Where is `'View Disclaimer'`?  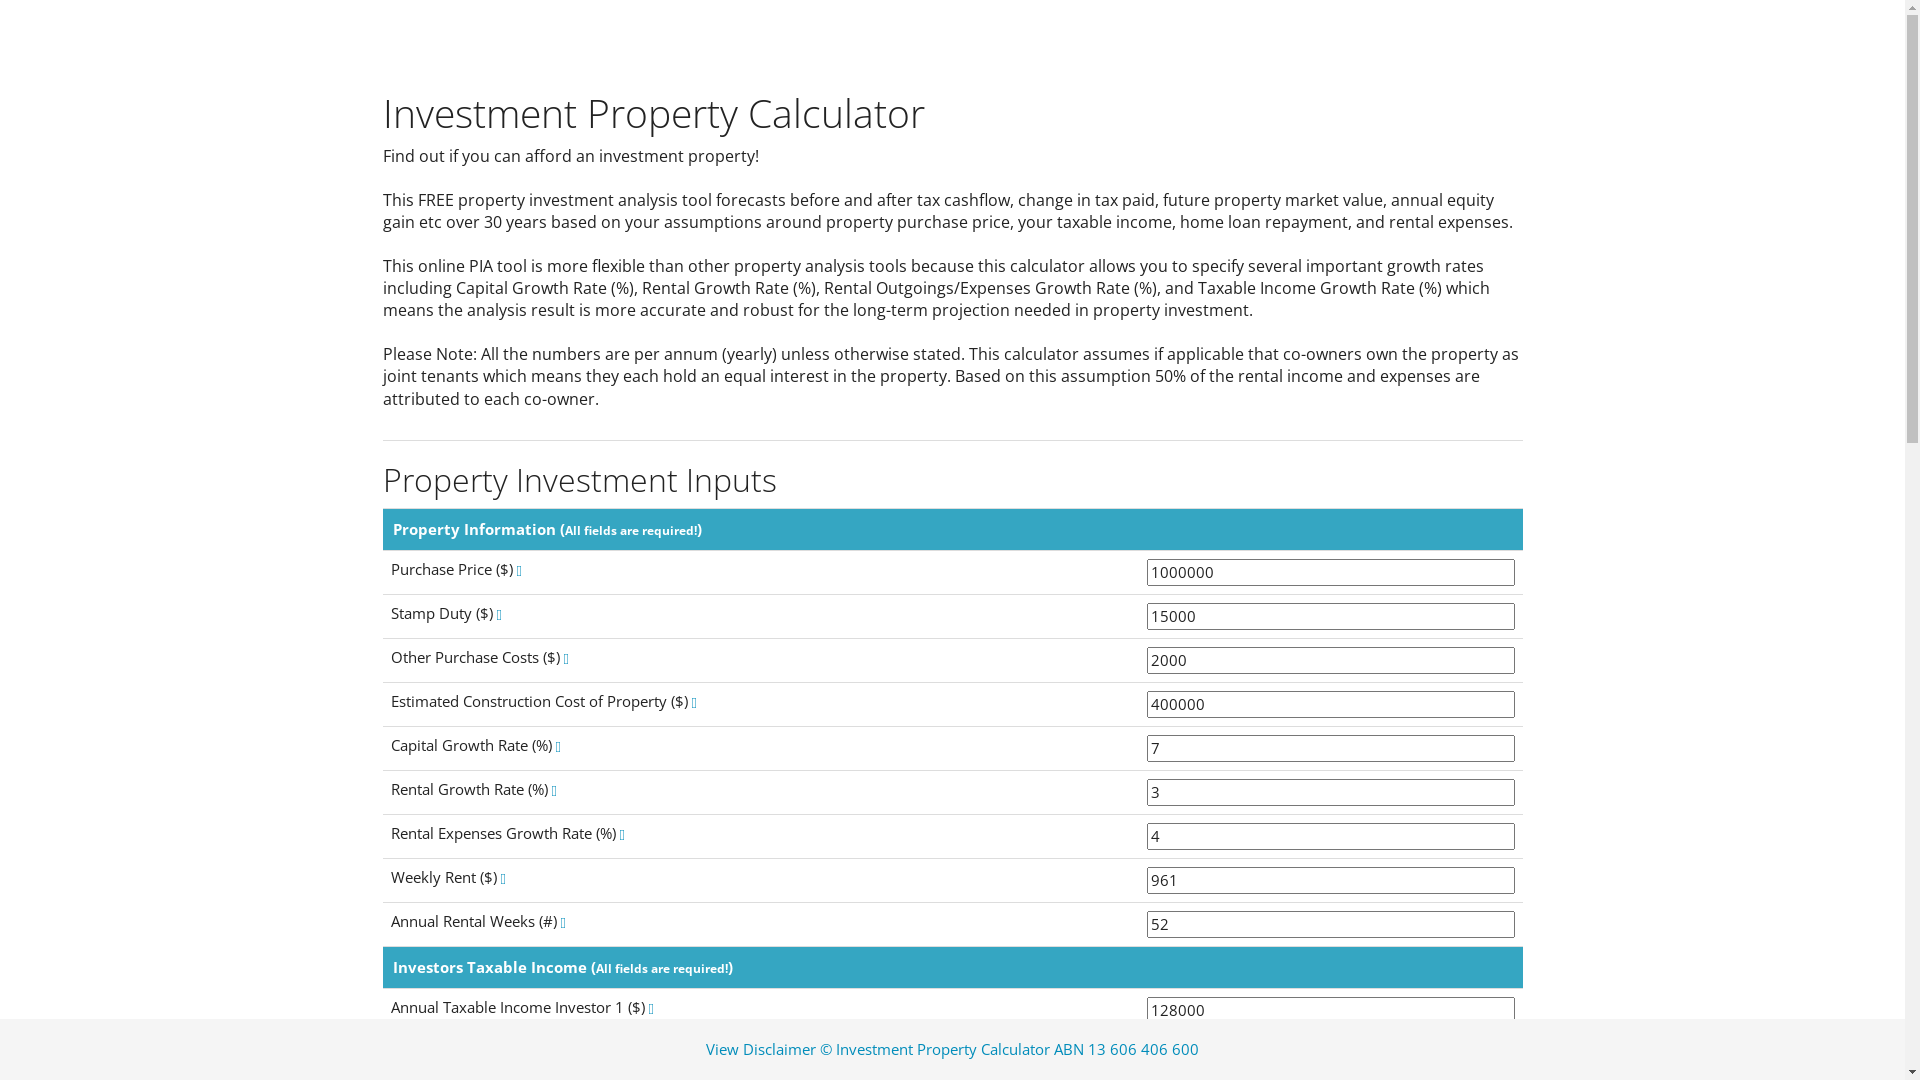 'View Disclaimer' is located at coordinates (760, 1048).